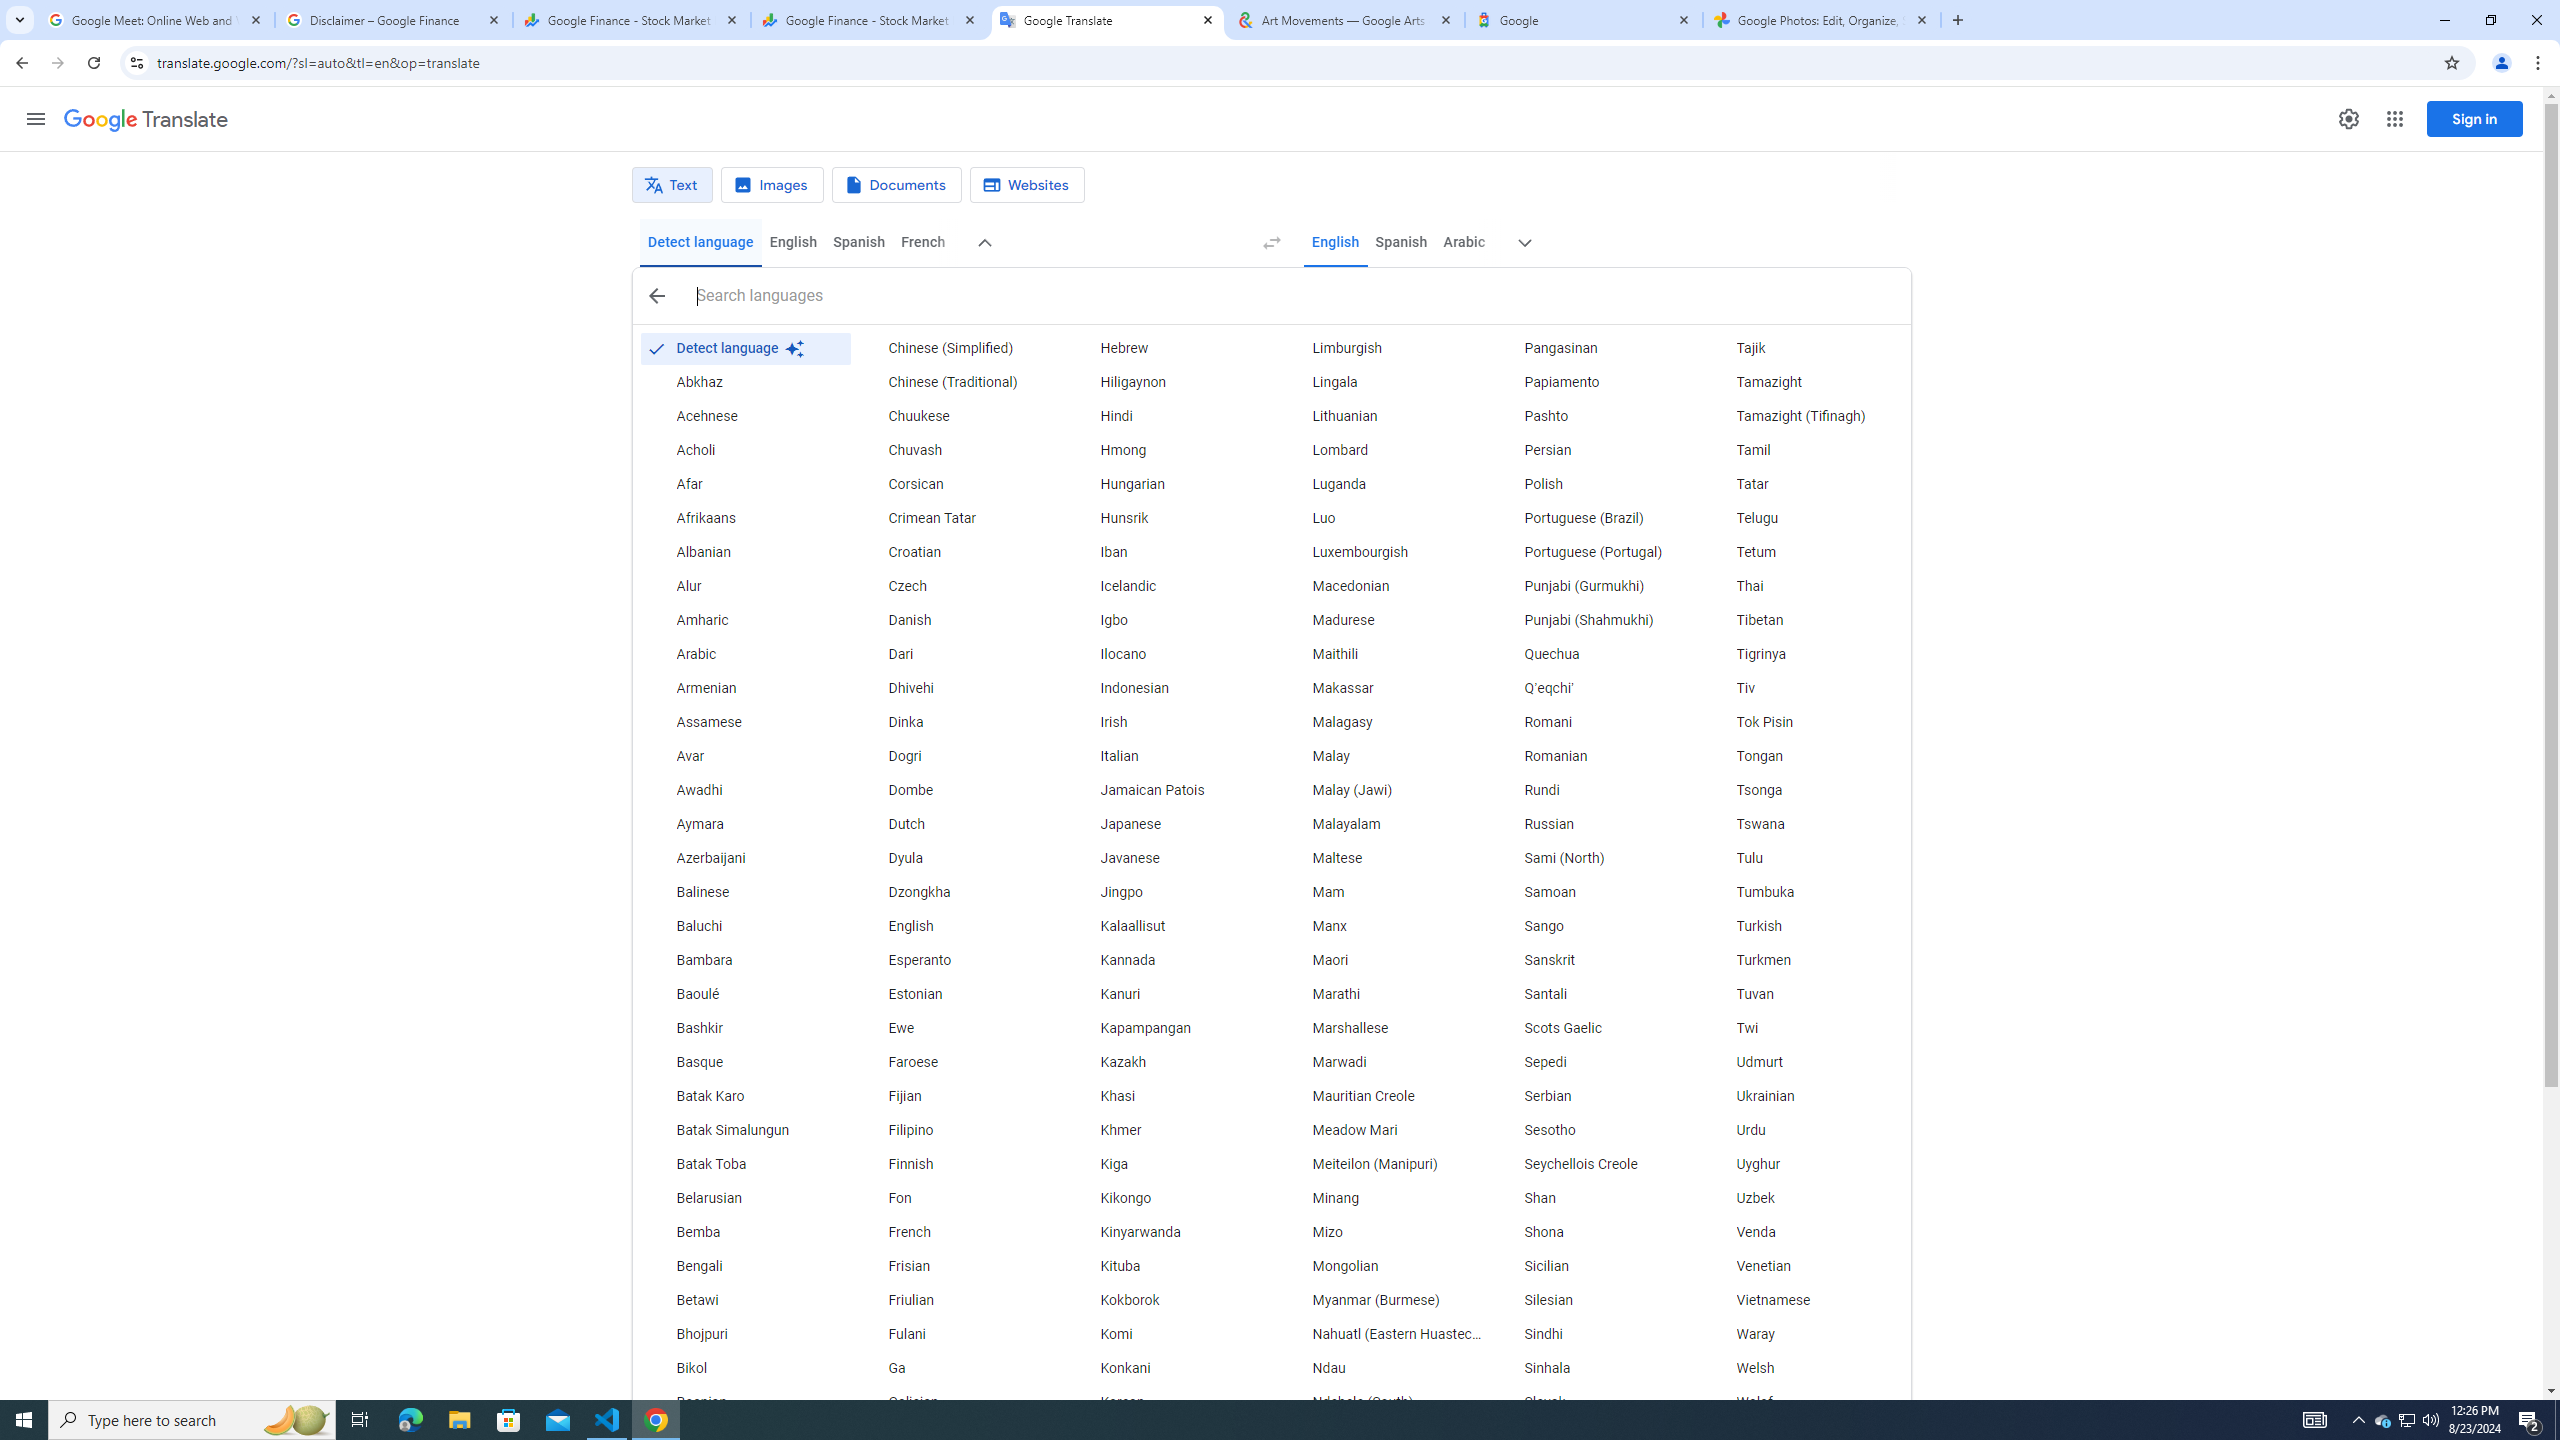 Image resolution: width=2560 pixels, height=1440 pixels. What do you see at coordinates (1593, 620) in the screenshot?
I see `'Punjabi (Shahmukhi)'` at bounding box center [1593, 620].